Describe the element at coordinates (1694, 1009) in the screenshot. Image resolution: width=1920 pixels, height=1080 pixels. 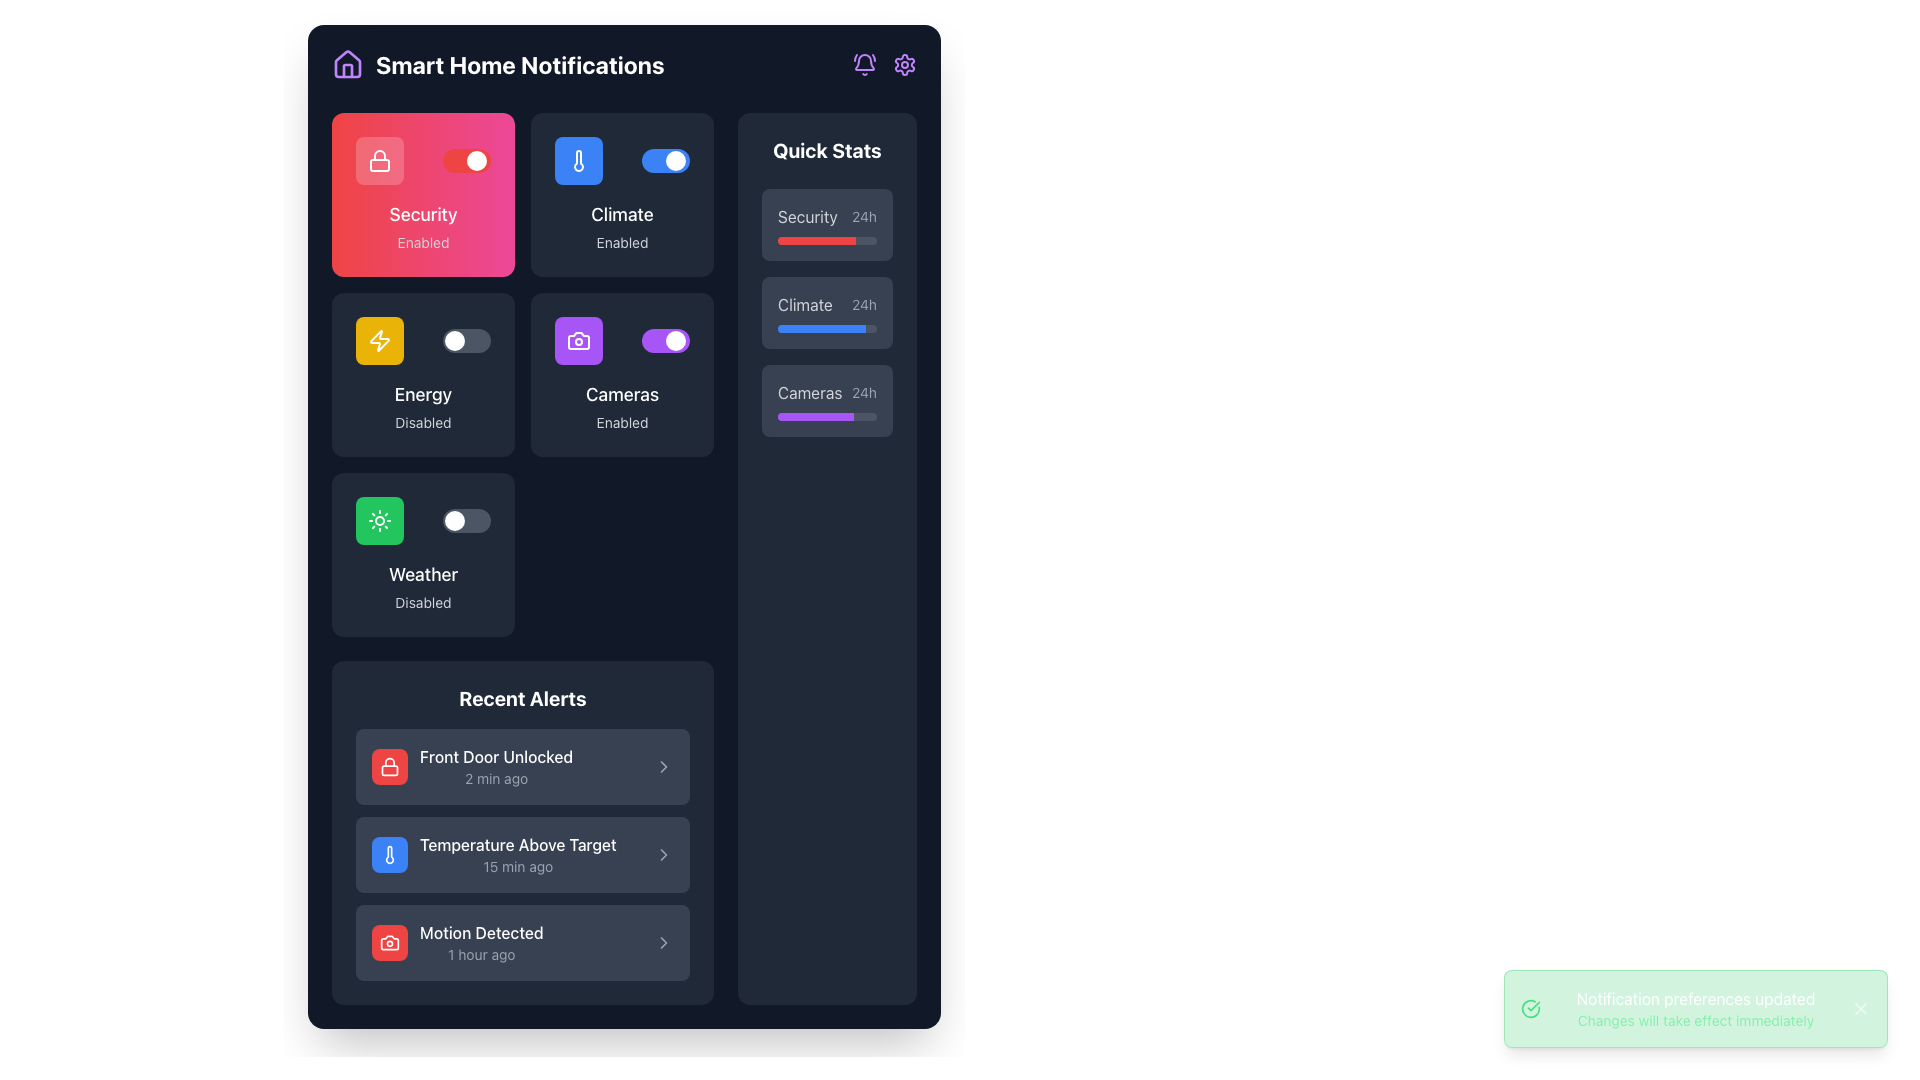
I see `status message that says 'Notification preferences updated' in bold white font and 'Changes will take effect immediately' in smaller greenish font, located in the bottom-right notification pop-up` at that location.